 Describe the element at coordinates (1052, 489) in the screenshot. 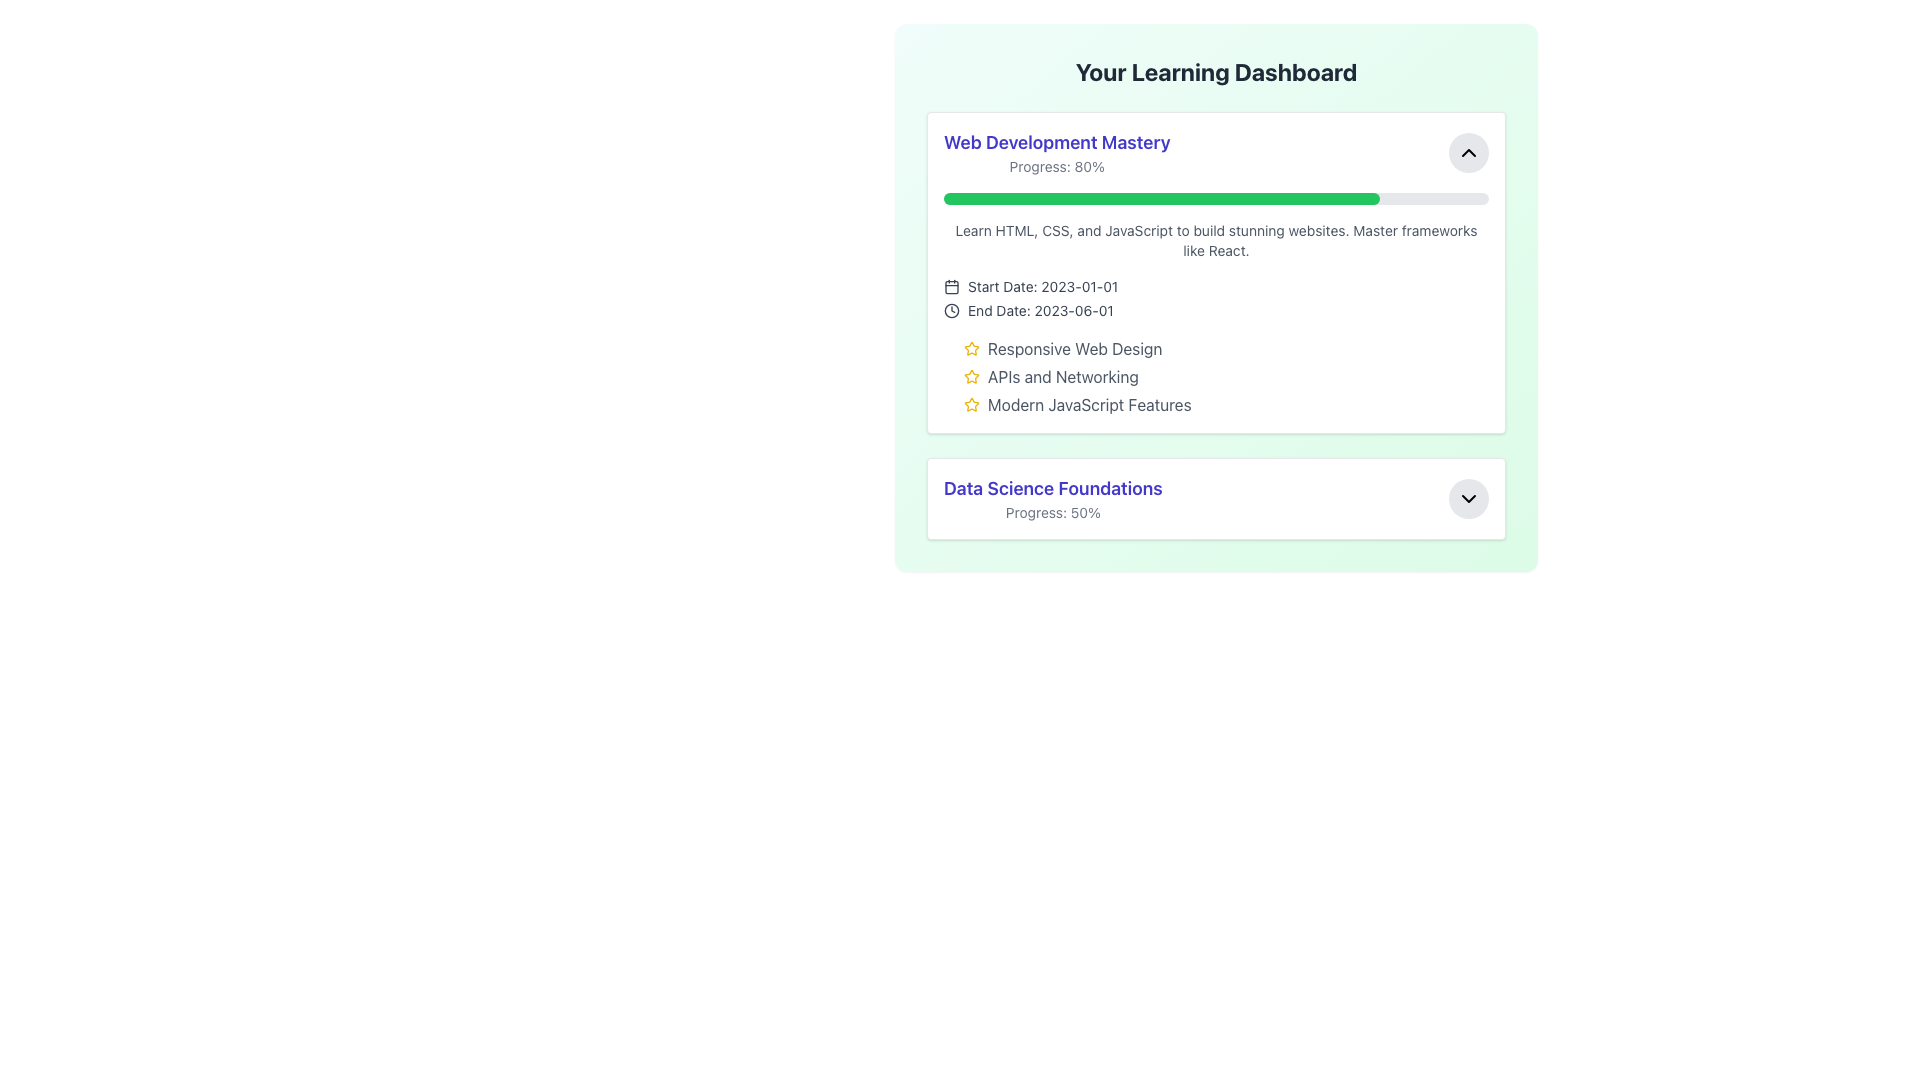

I see `text label titled 'Data Science Foundations', which is styled in a bold font and colored indigo, positioned at the center above the progress indicator` at that location.